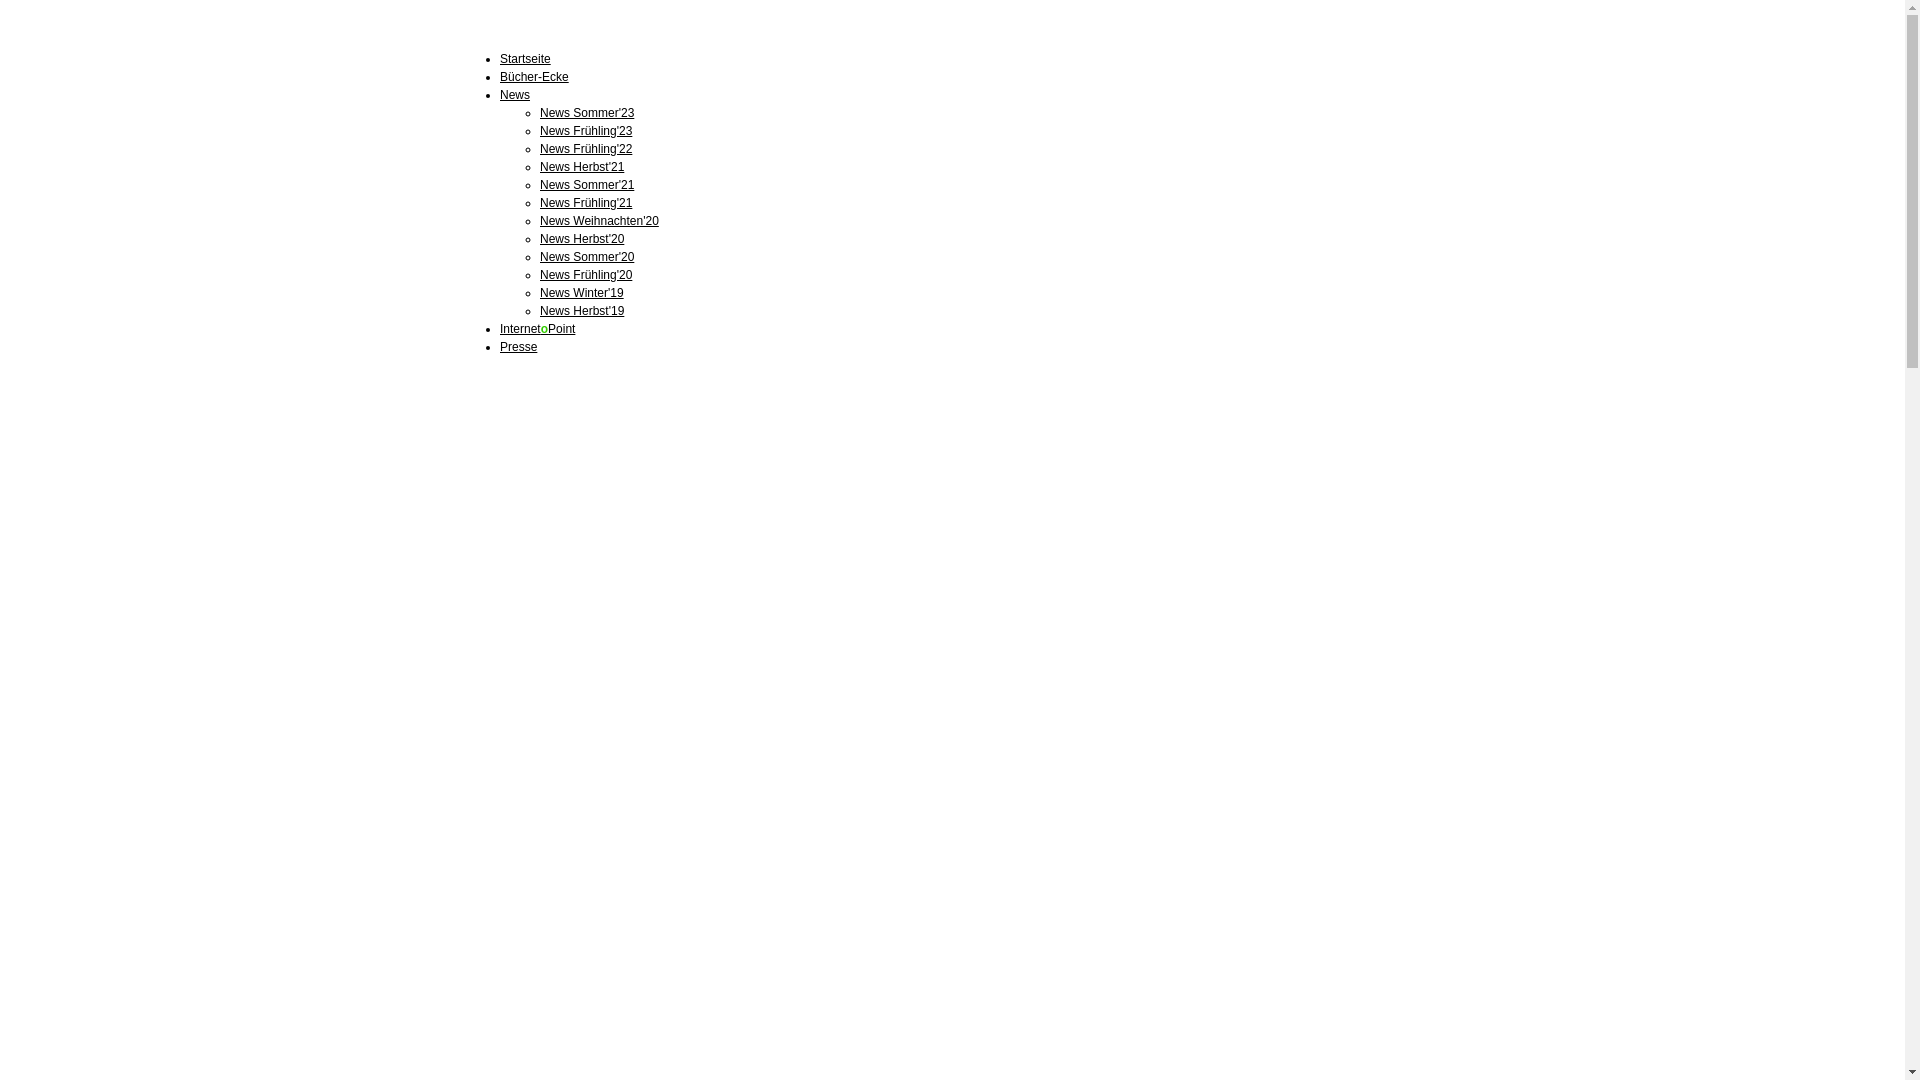  I want to click on 'News Sommer'20', so click(585, 256).